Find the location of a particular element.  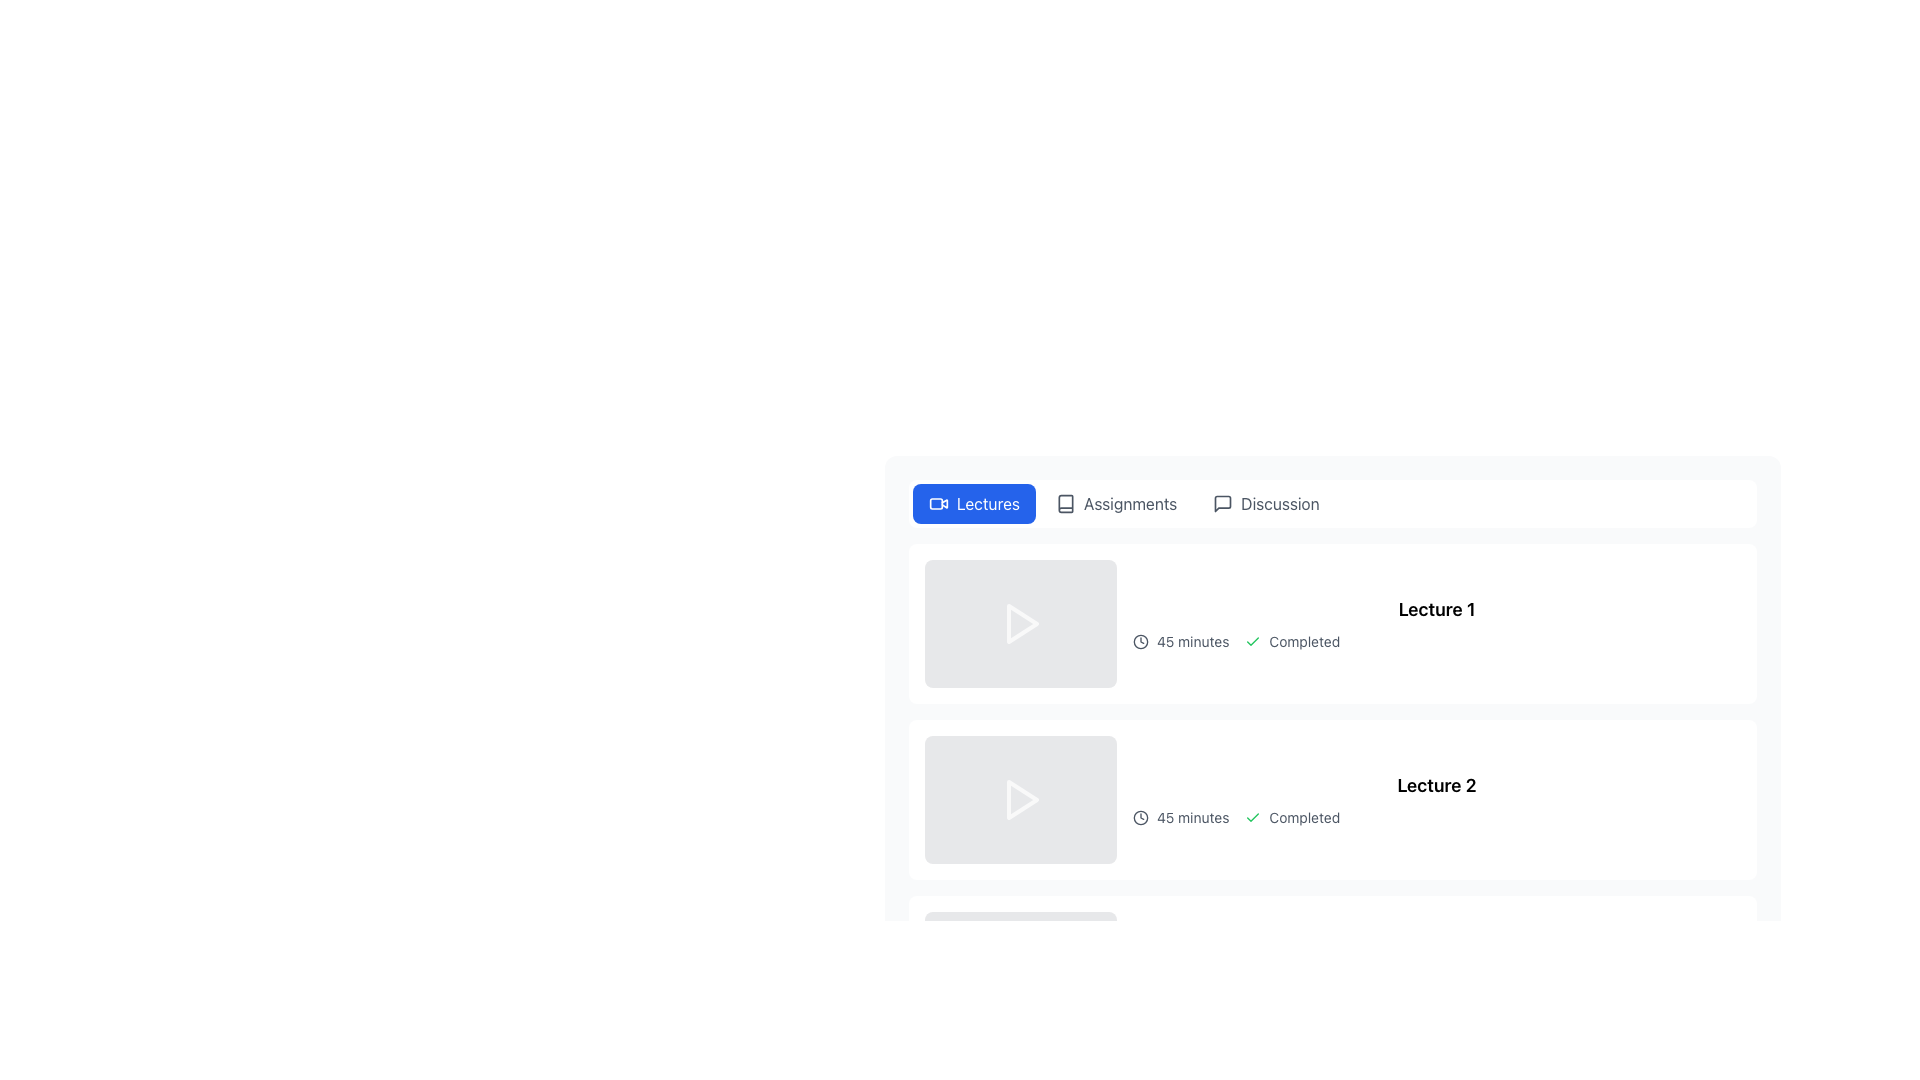

the discussion icon is located at coordinates (1222, 503).